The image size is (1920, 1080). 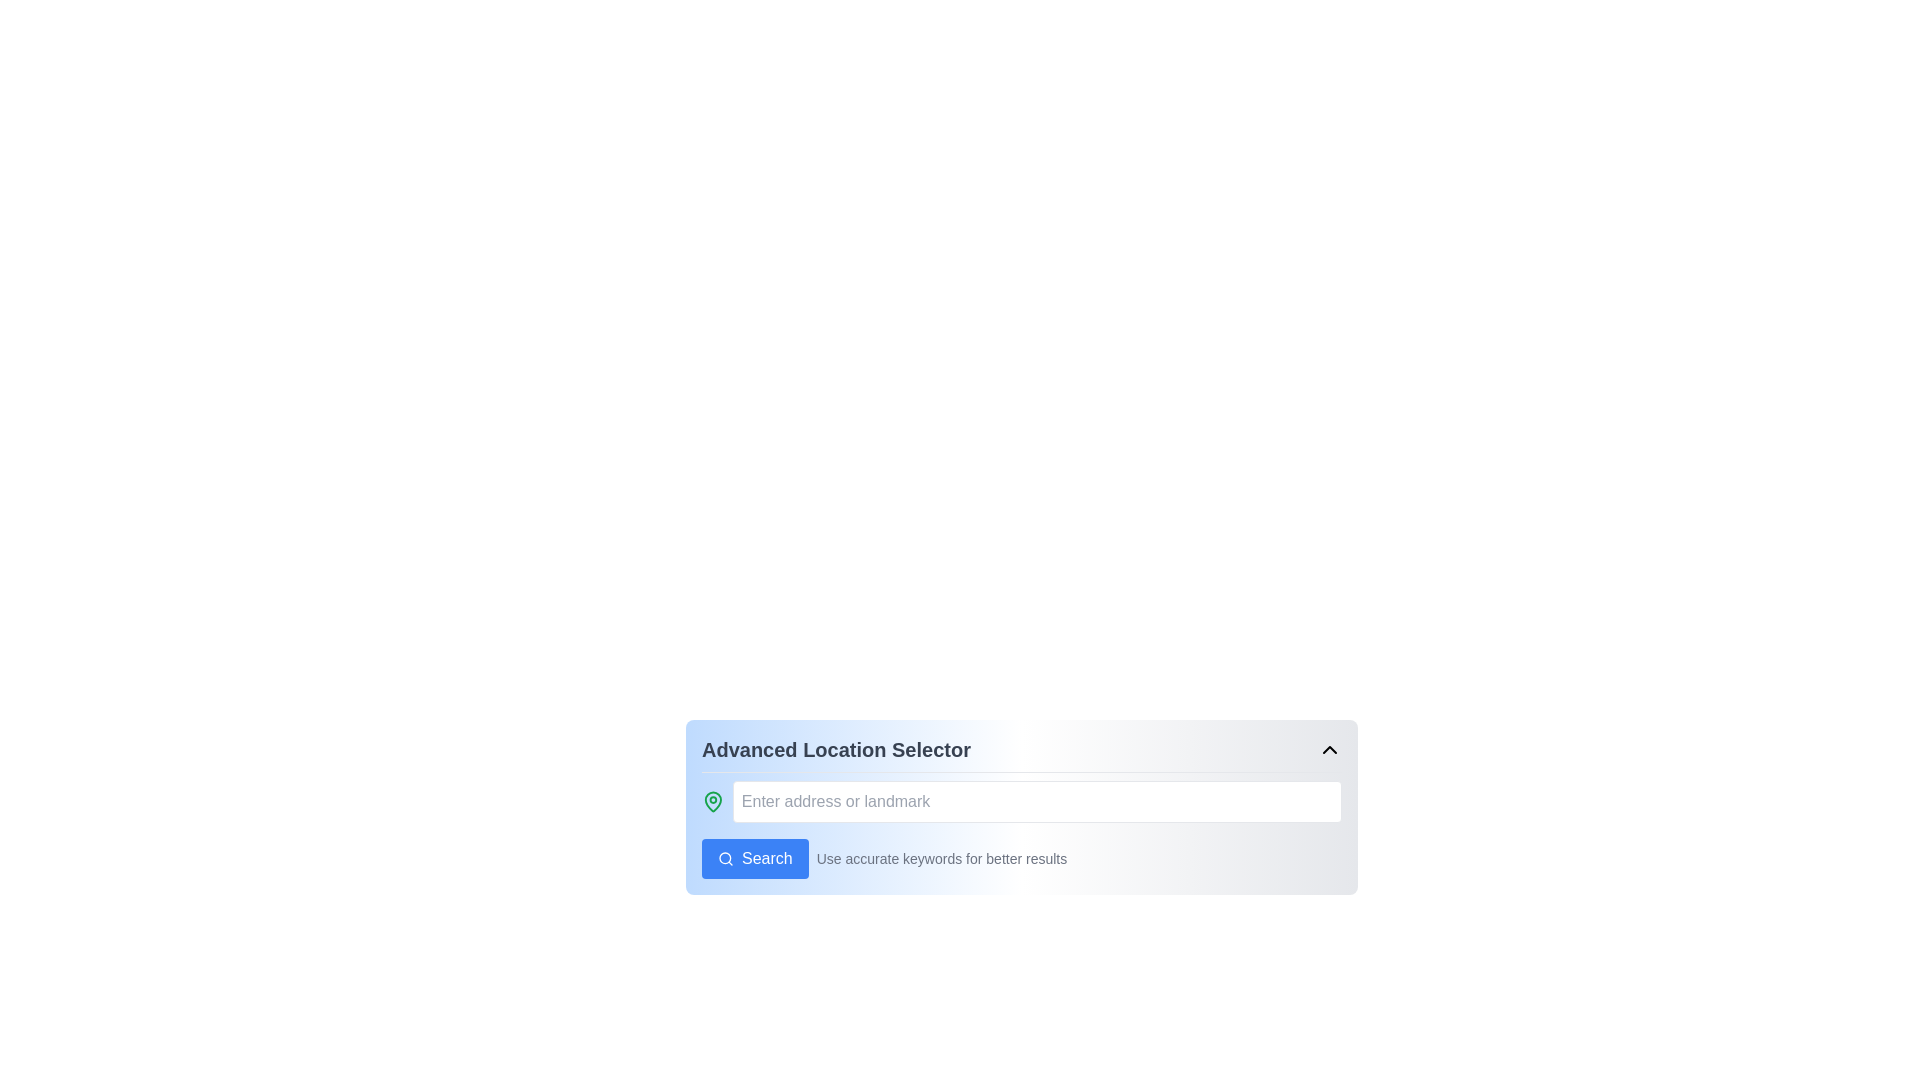 I want to click on the chevron-up icon button on the right edge of the 'Advanced Location Selector', so click(x=1329, y=749).